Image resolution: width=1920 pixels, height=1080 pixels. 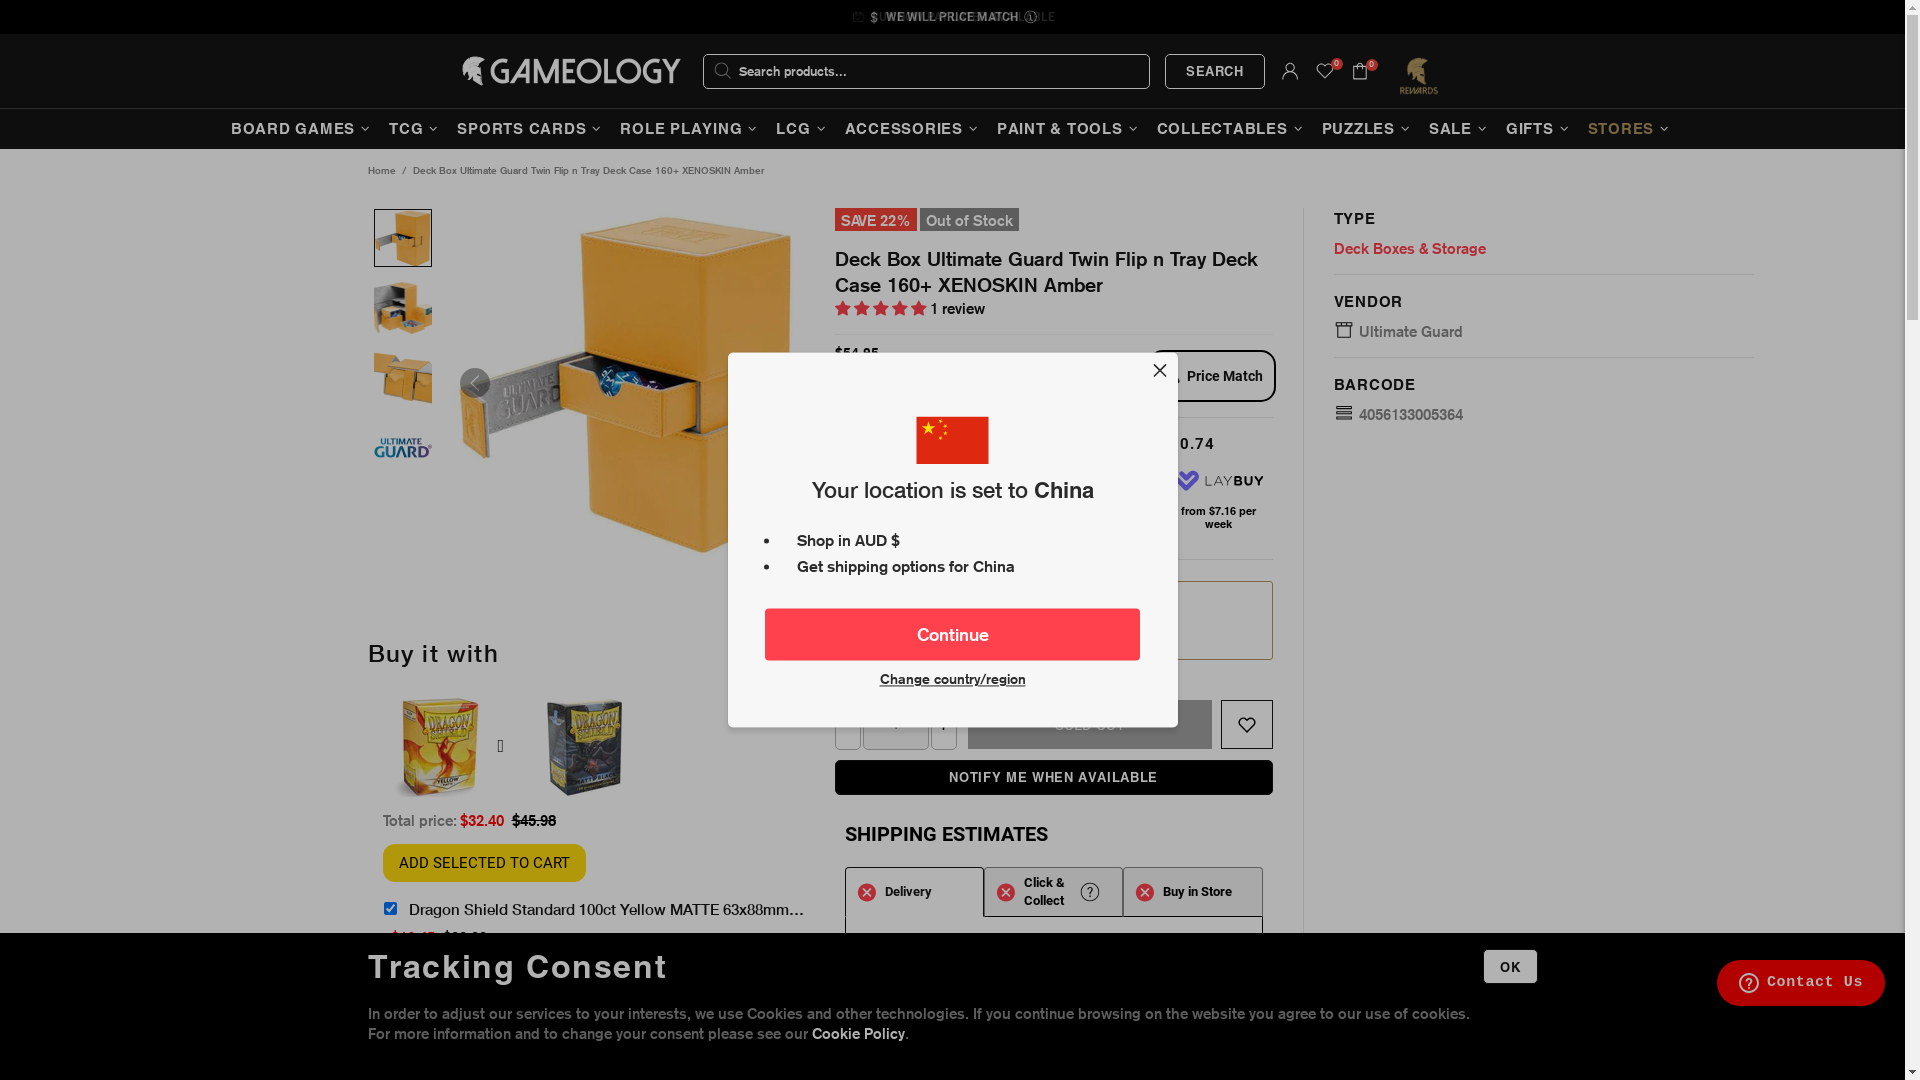 What do you see at coordinates (1367, 128) in the screenshot?
I see `'PUZZLES'` at bounding box center [1367, 128].